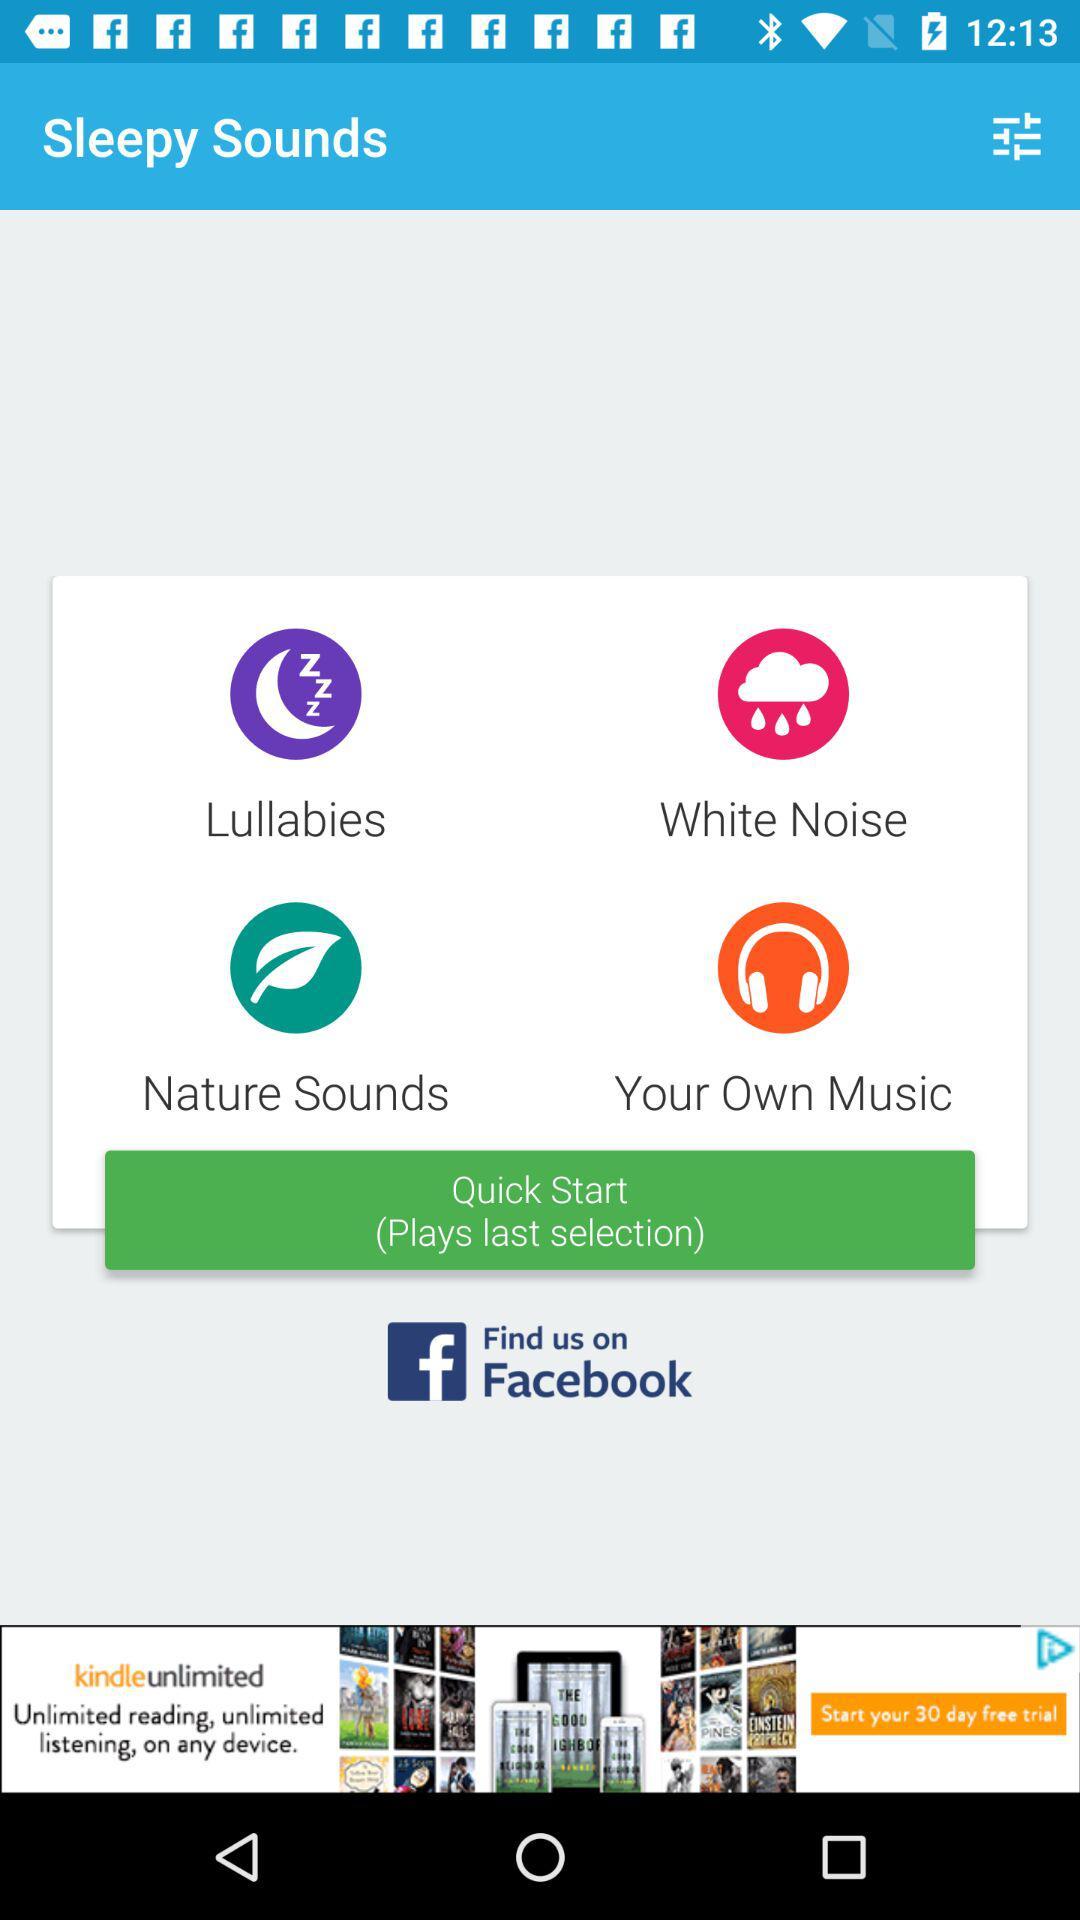 This screenshot has width=1080, height=1920. I want to click on the icon which is above nature sounds, so click(296, 968).